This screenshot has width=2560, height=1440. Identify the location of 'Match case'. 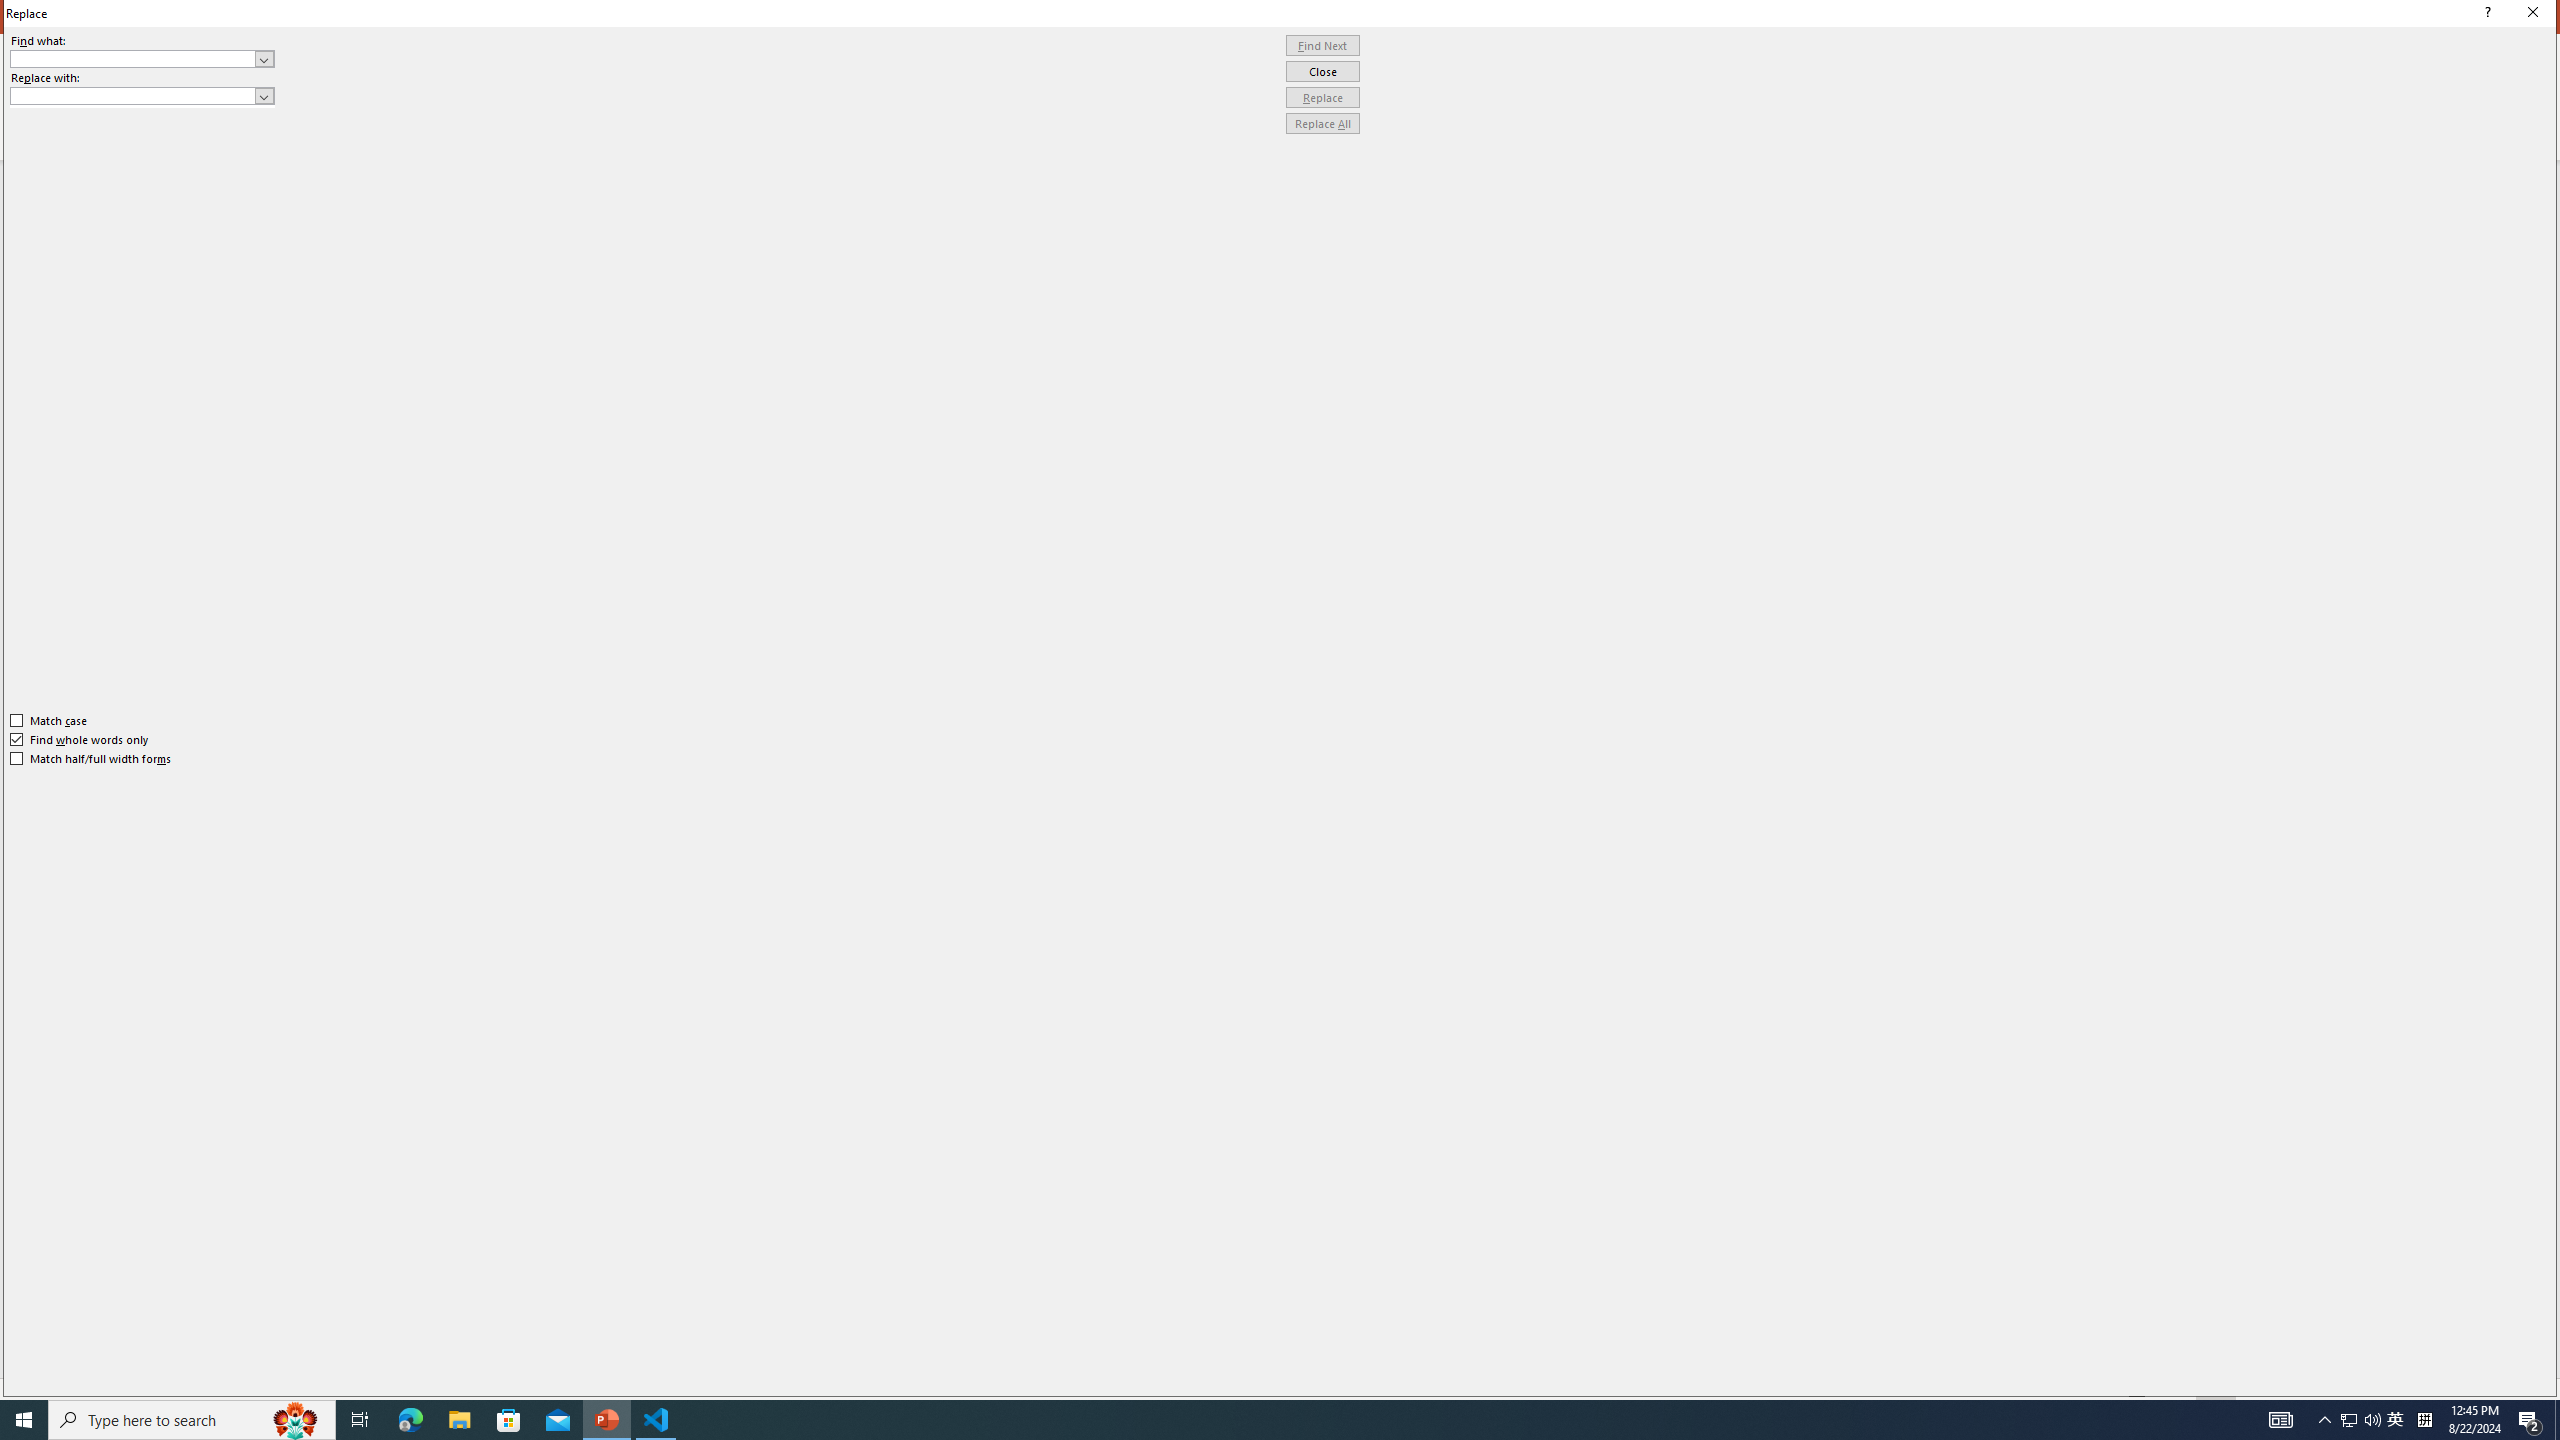
(48, 720).